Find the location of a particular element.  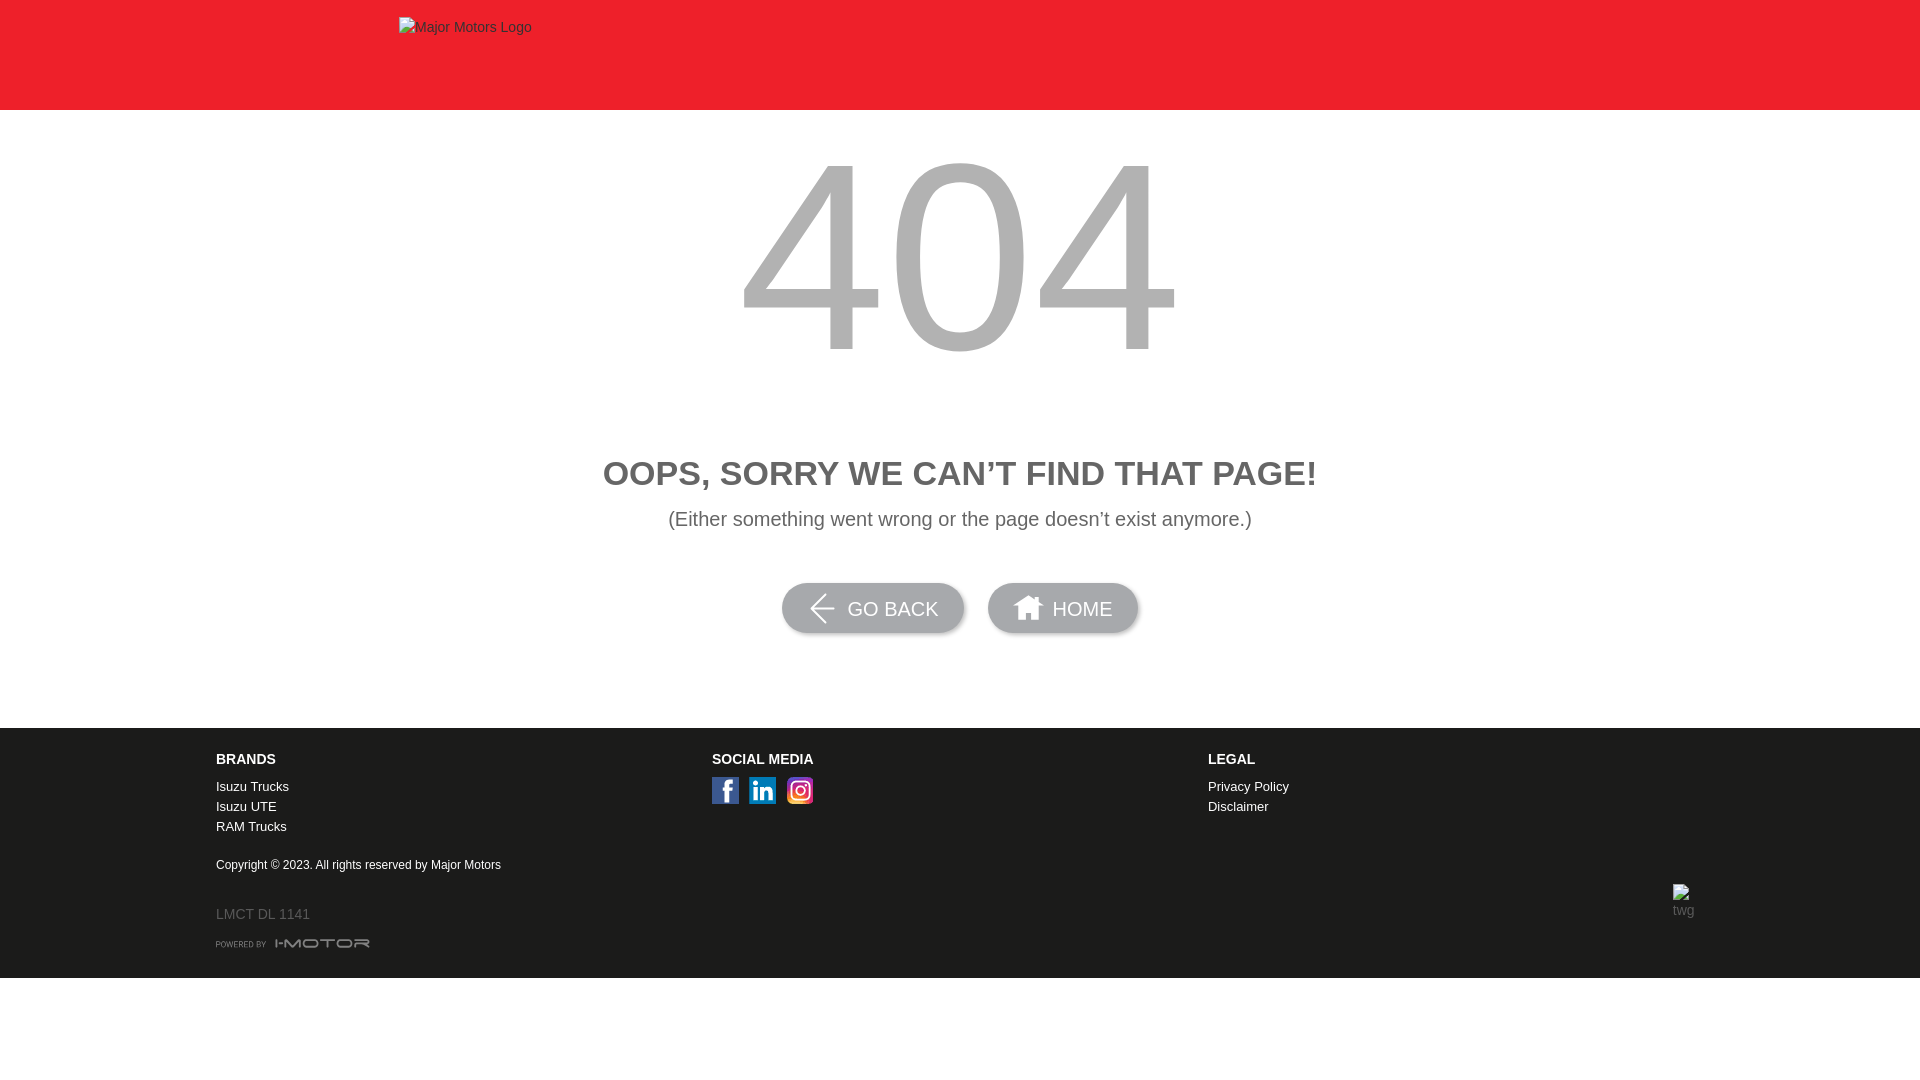

'linkedin' is located at coordinates (766, 794).